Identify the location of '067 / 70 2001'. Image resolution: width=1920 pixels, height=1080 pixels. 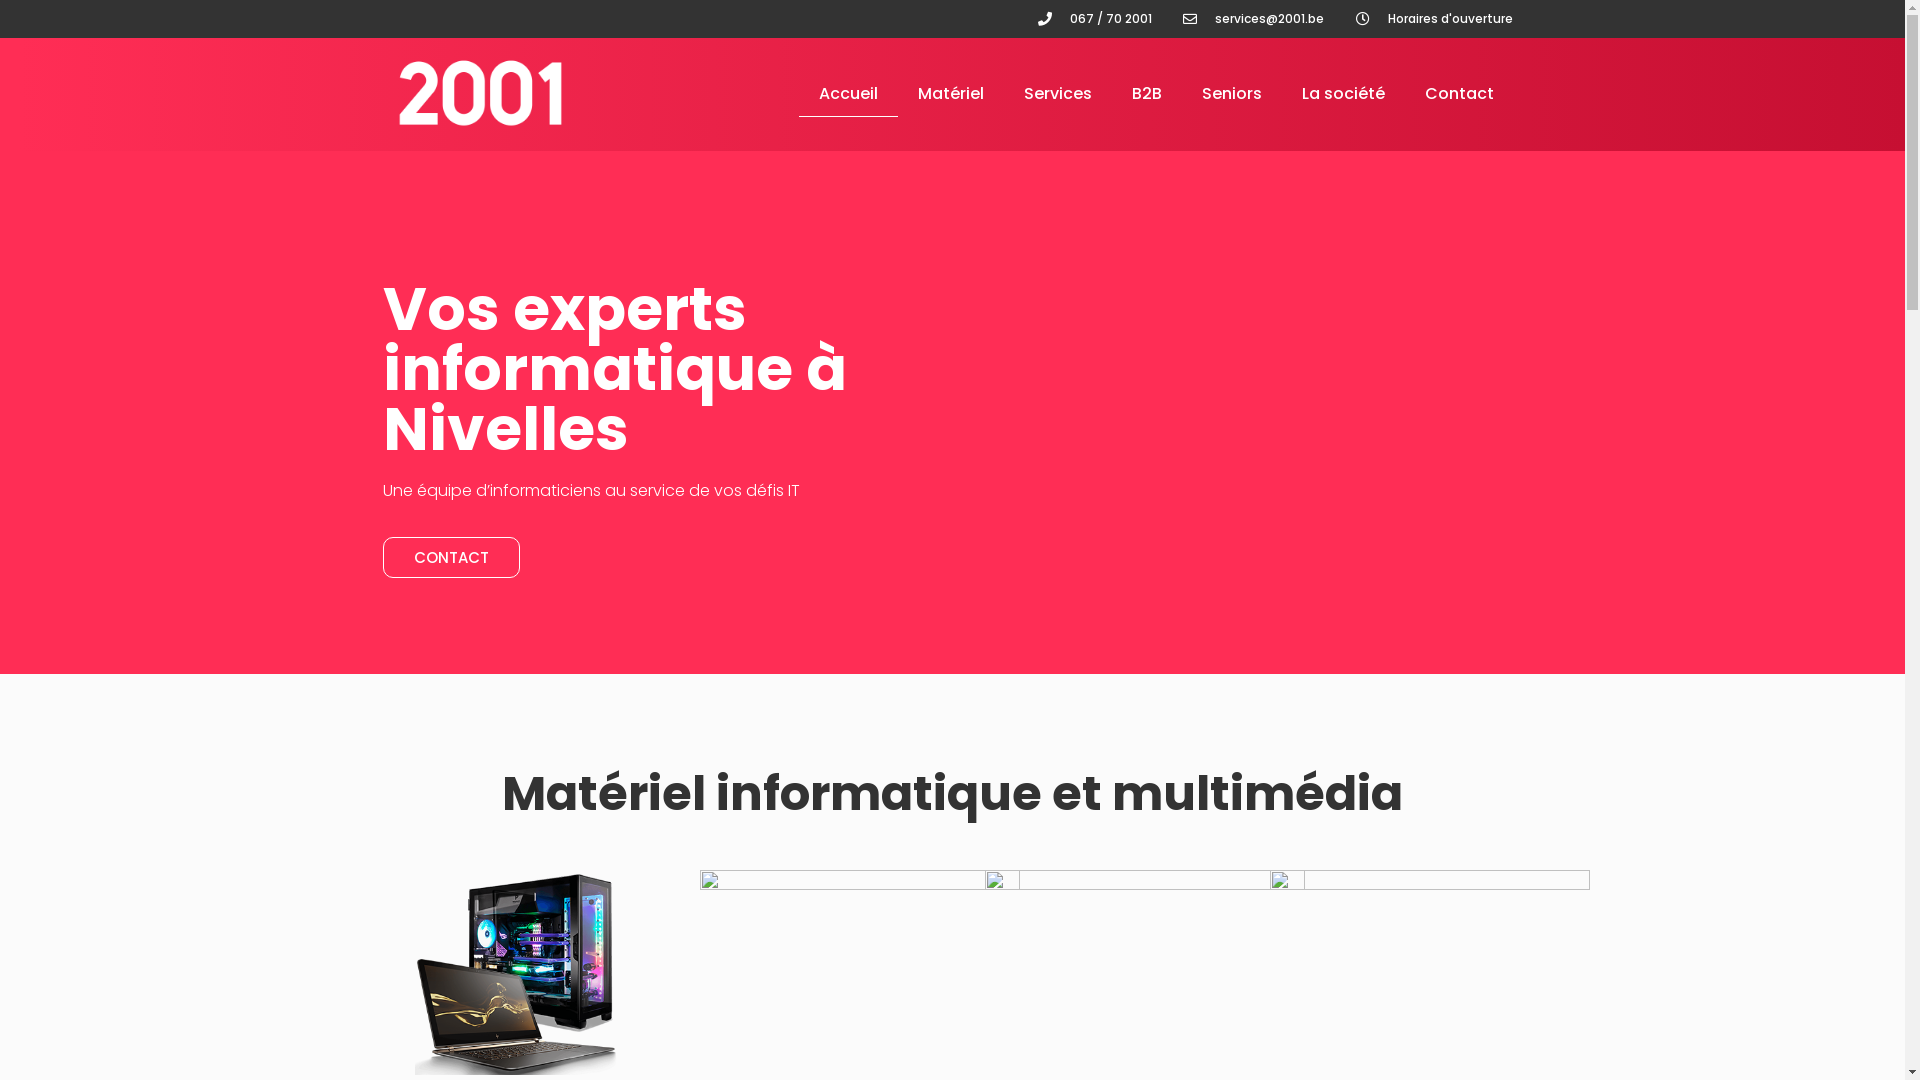
(1092, 19).